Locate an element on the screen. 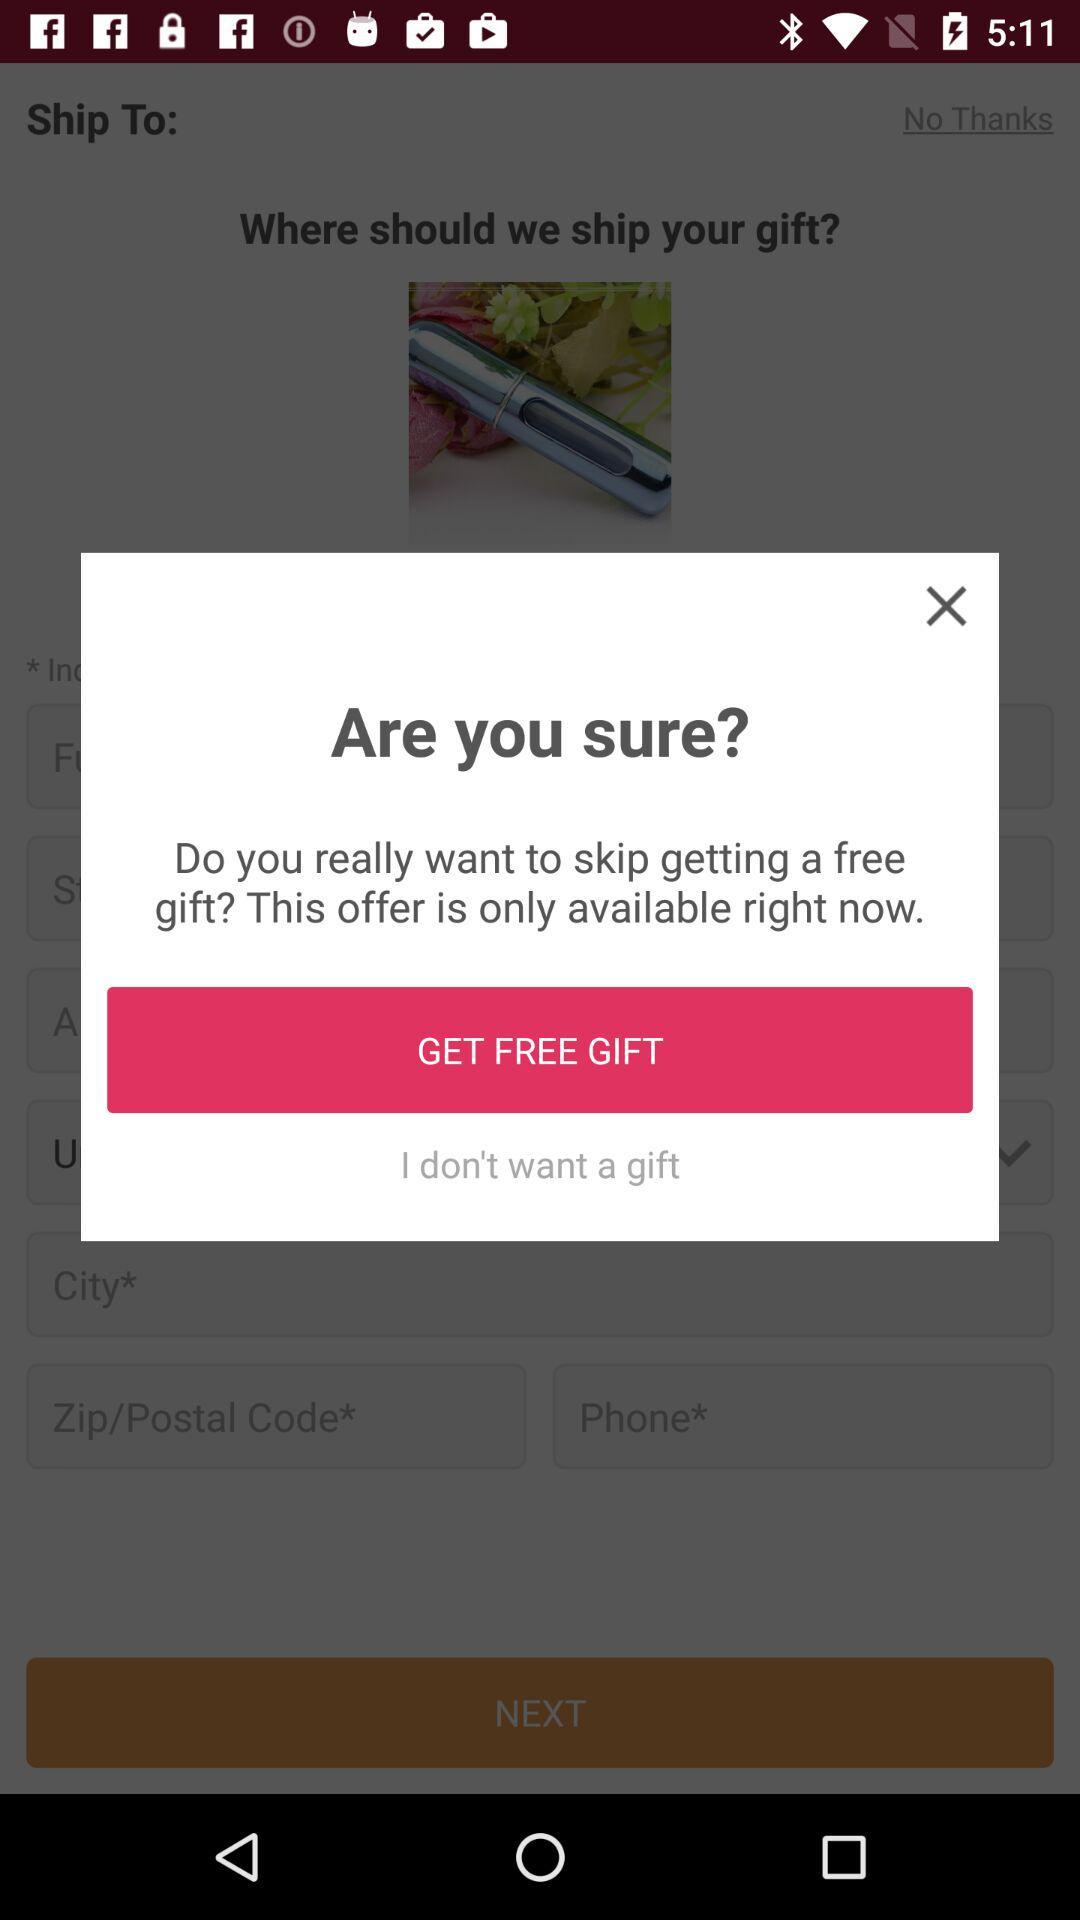 The height and width of the screenshot is (1920, 1080). dialog box is located at coordinates (945, 604).